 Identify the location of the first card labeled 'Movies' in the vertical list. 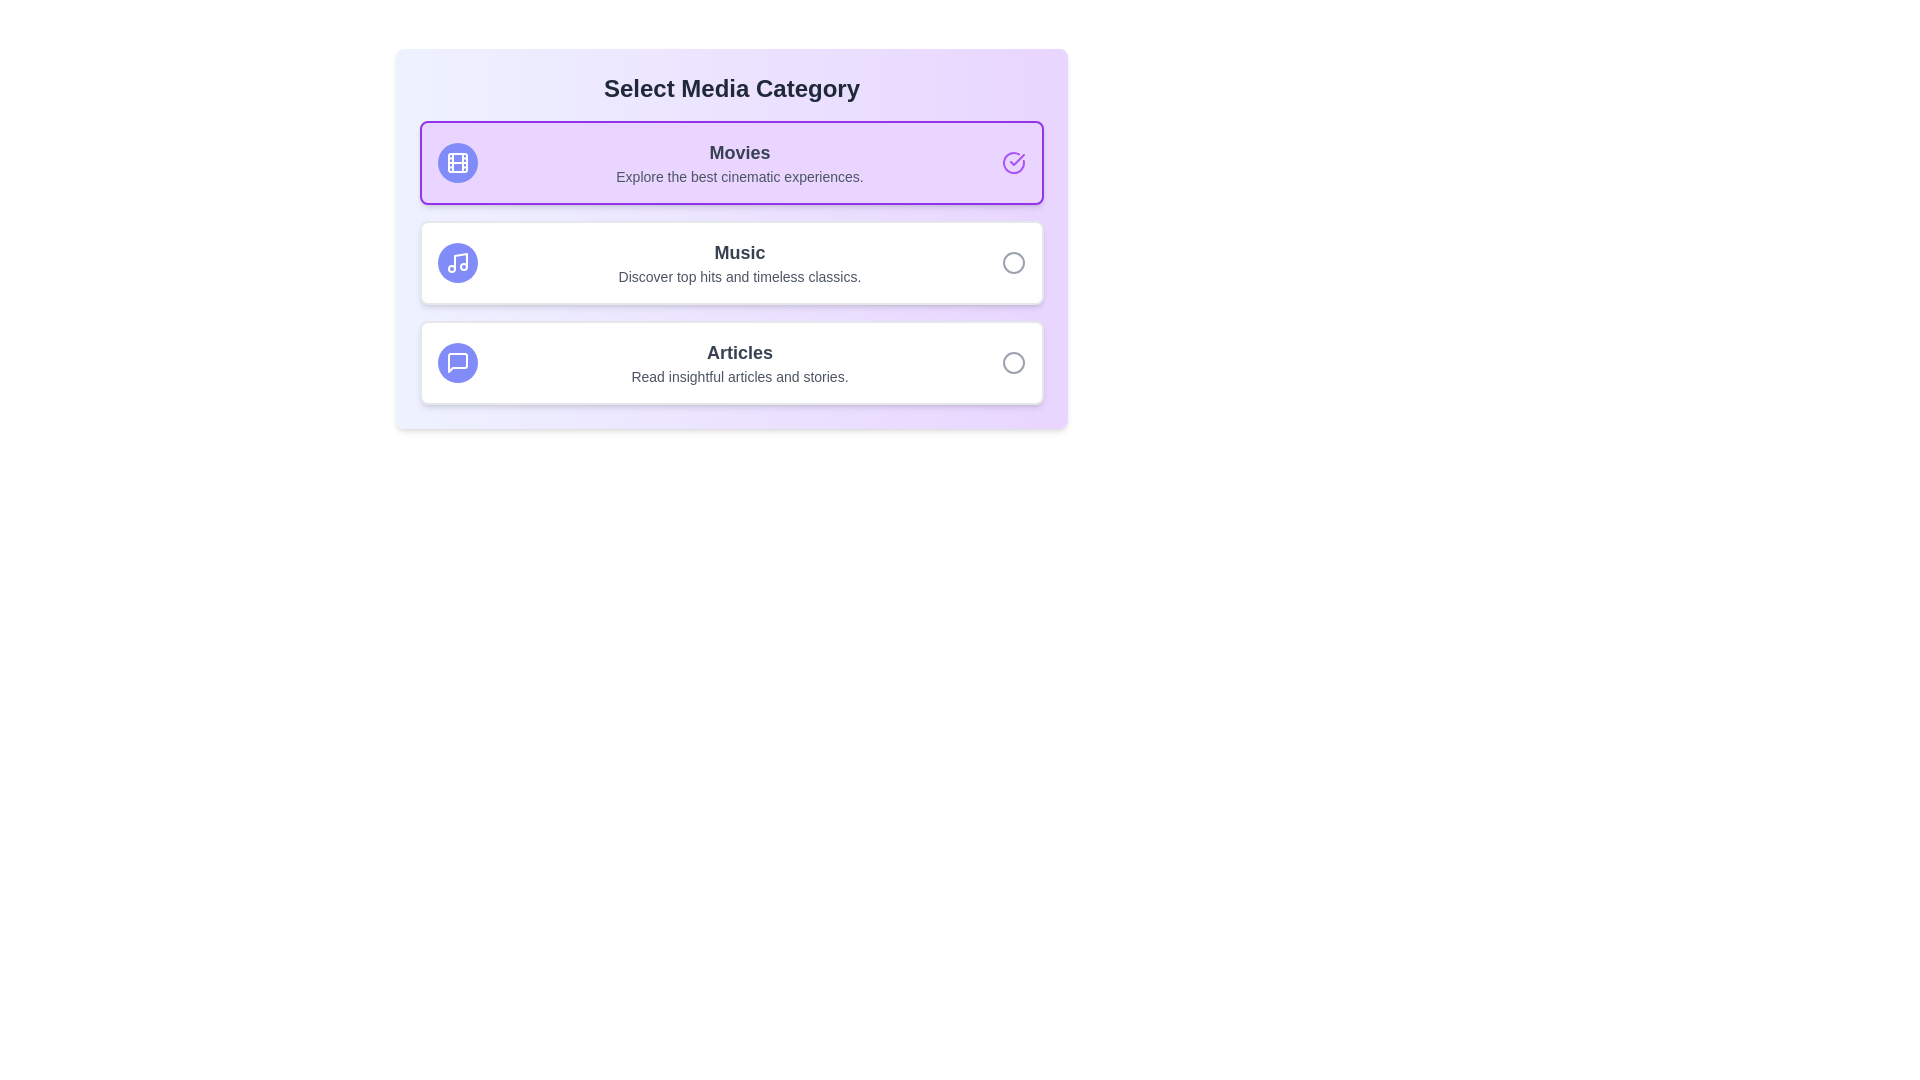
(738, 161).